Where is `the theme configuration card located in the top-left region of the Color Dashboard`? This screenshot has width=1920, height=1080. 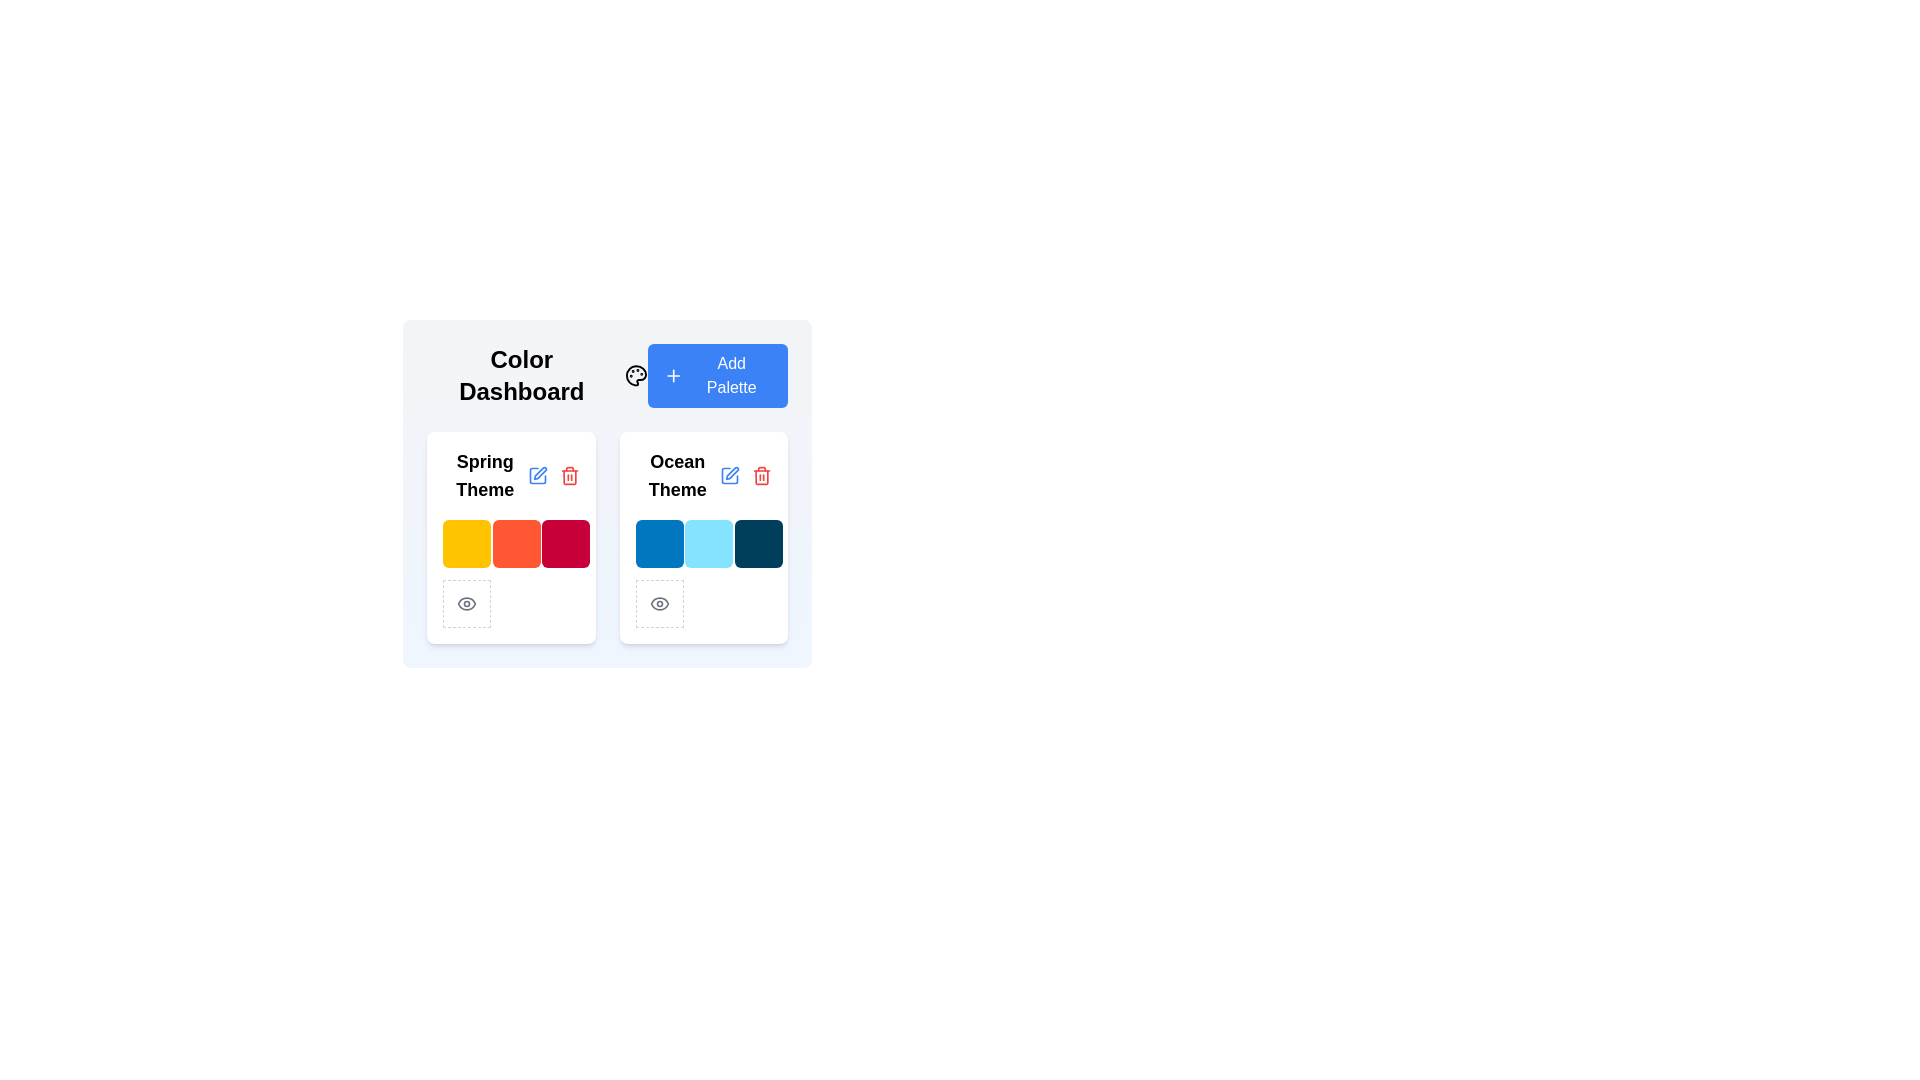 the theme configuration card located in the top-left region of the Color Dashboard is located at coordinates (511, 536).